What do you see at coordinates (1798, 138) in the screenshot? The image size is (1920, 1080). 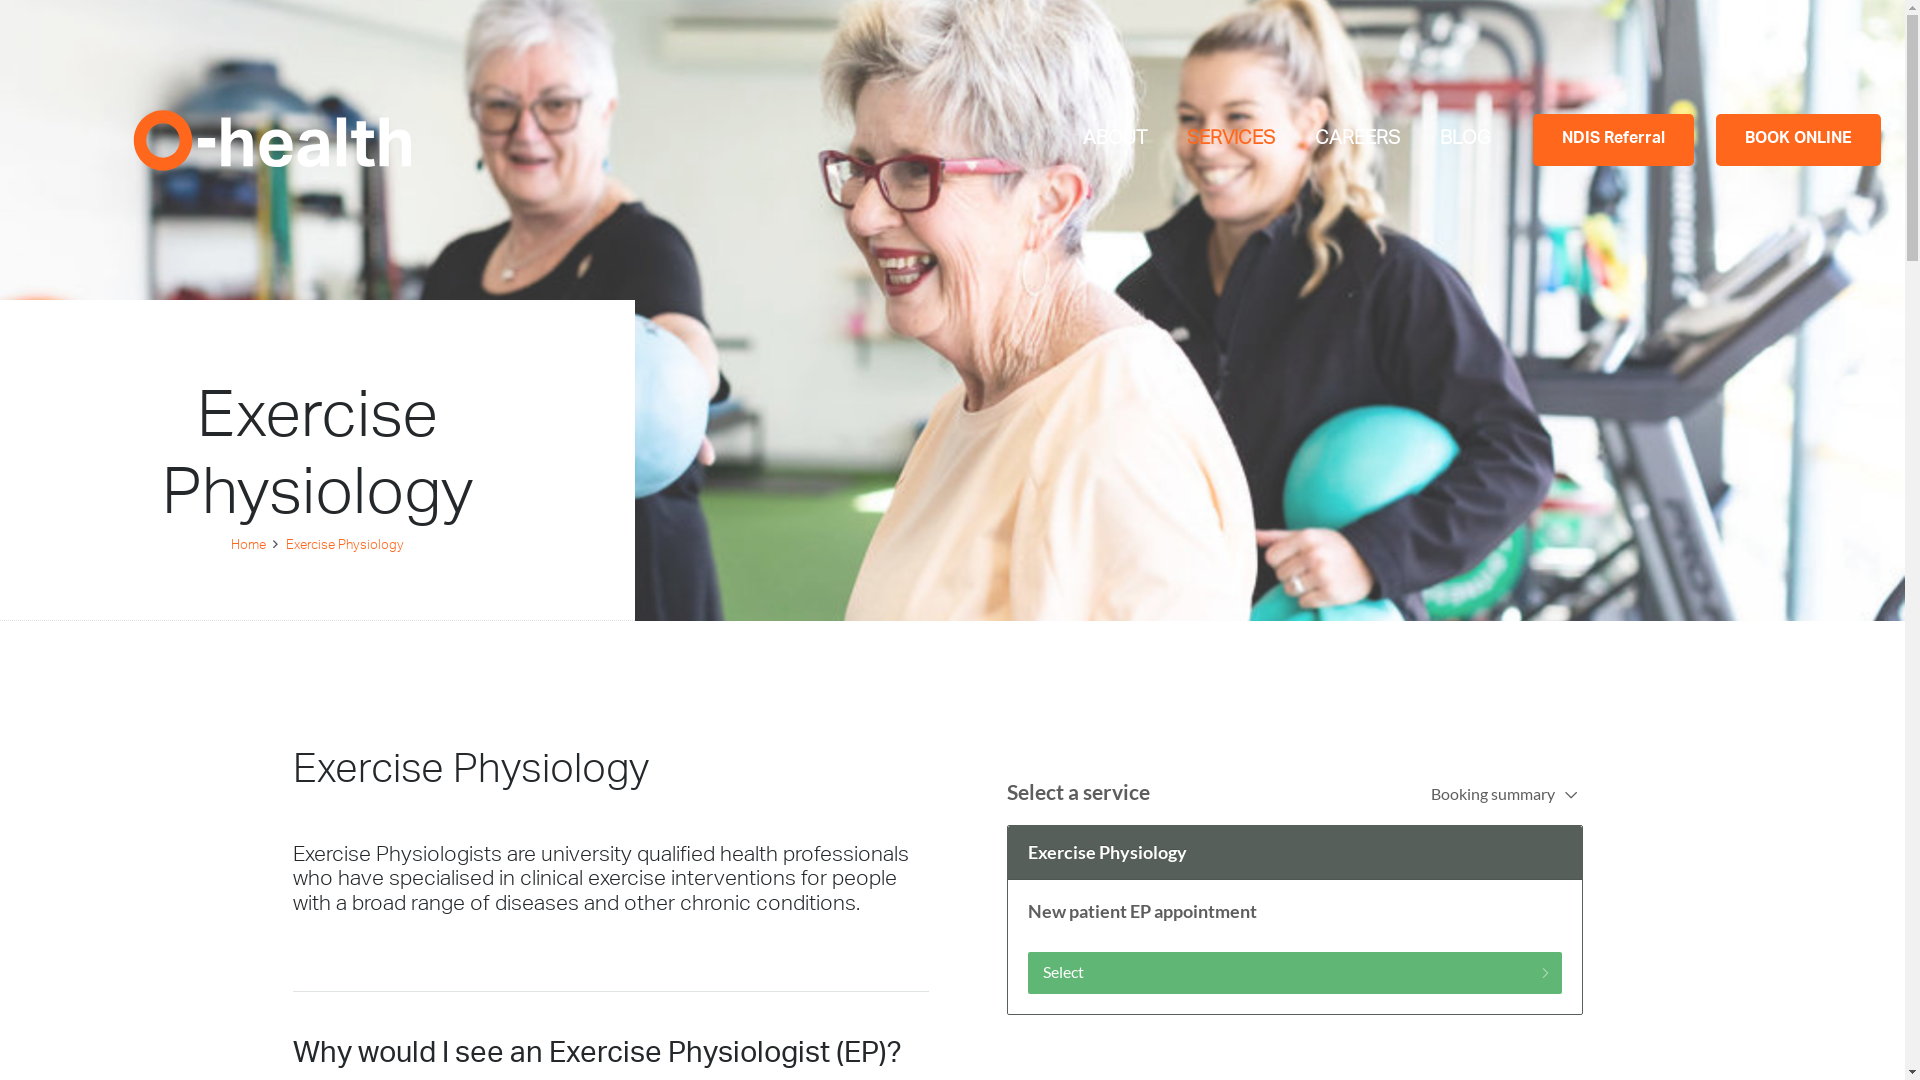 I see `'BOOK ONLINE'` at bounding box center [1798, 138].